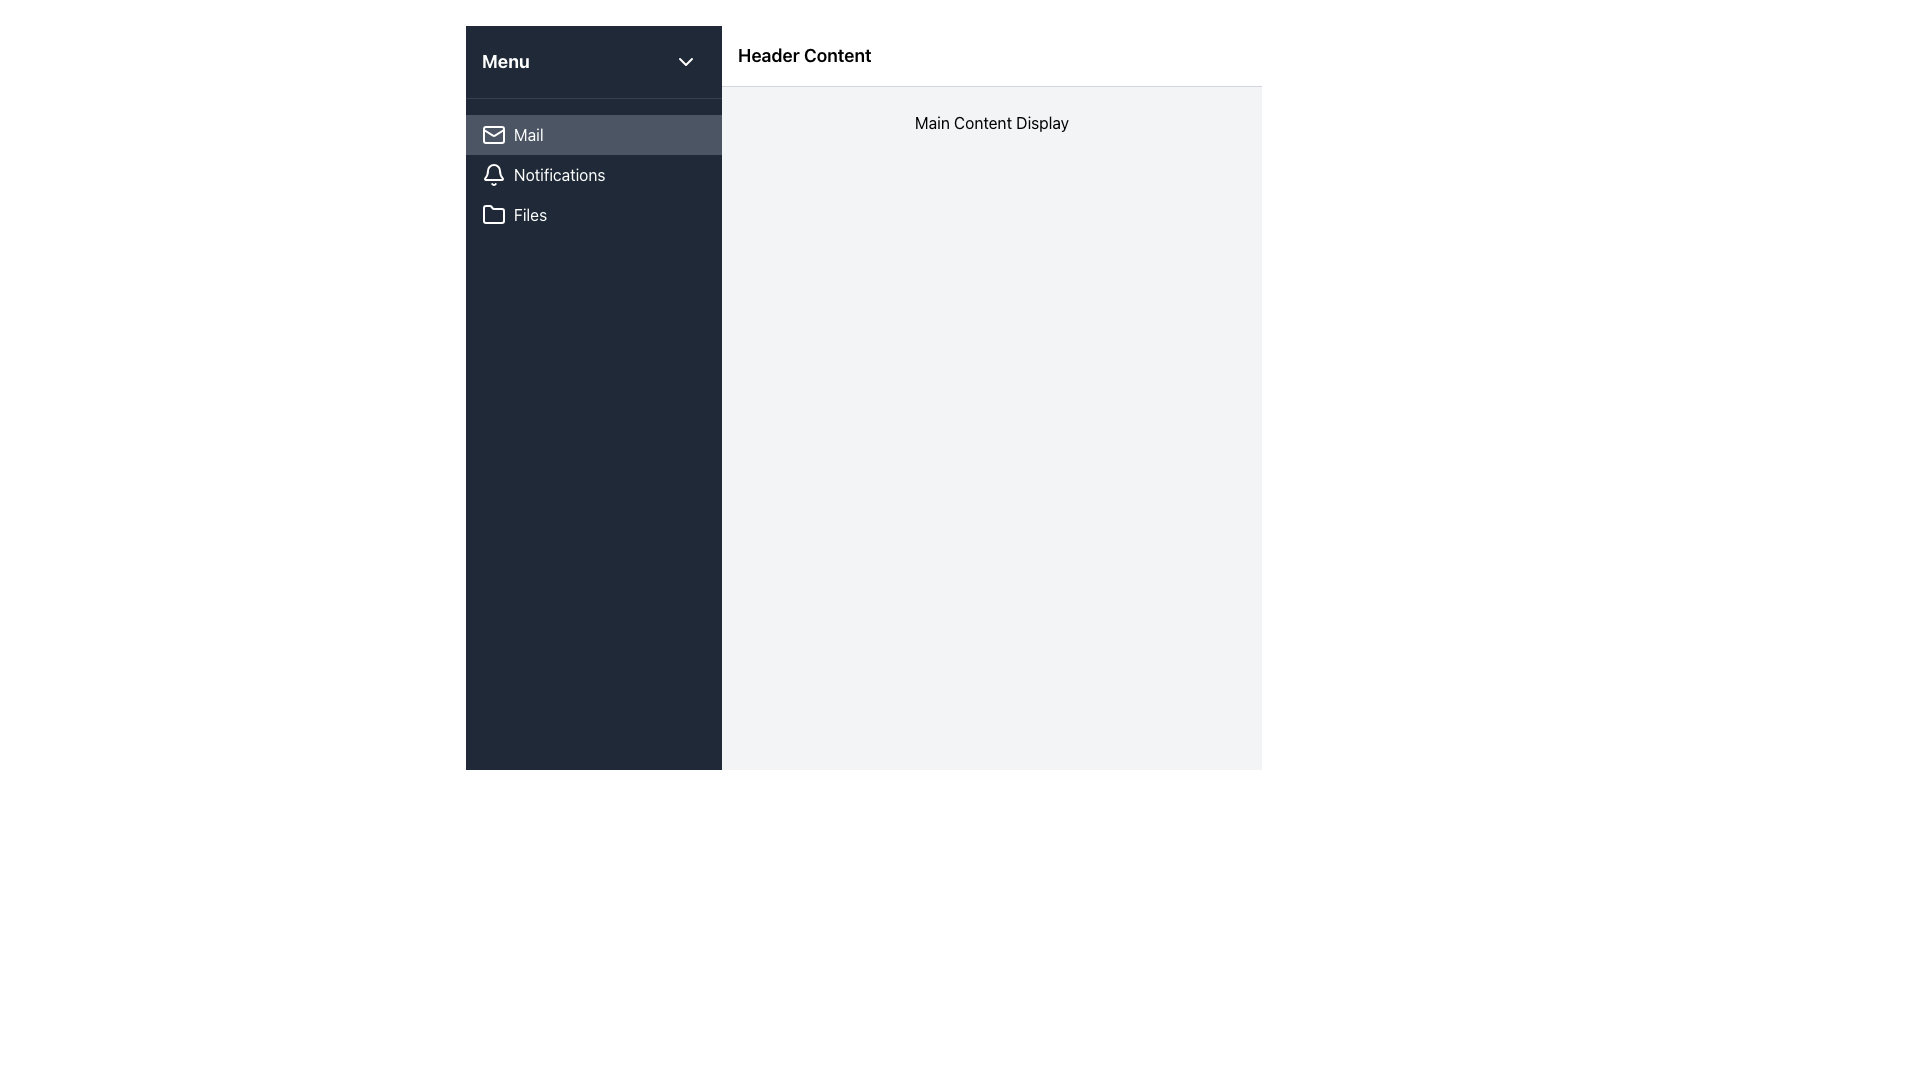  I want to click on the second item in the sidebar menu, which functions as a navigation link to the Notifications page, so click(593, 173).